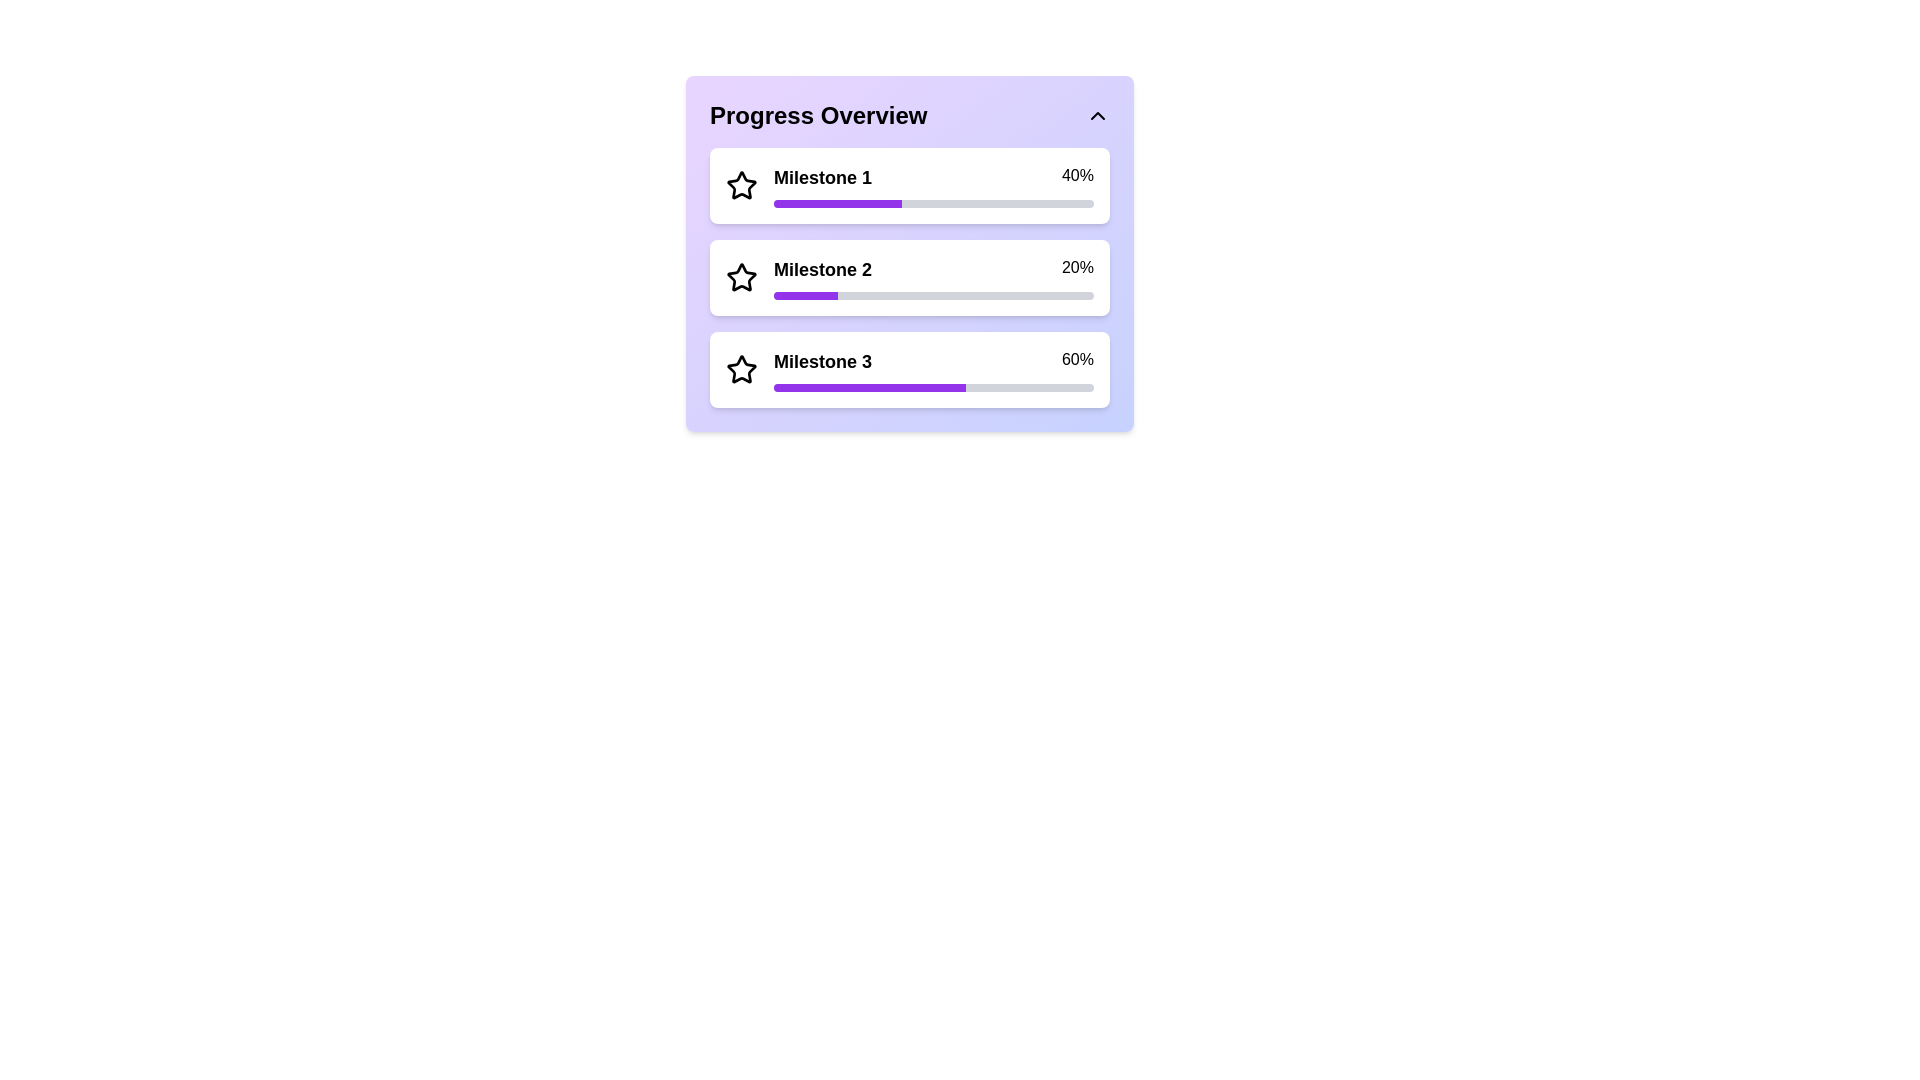 The image size is (1920, 1080). What do you see at coordinates (823, 270) in the screenshot?
I see `the bolded text label reading 'Milestone 2', which is part of a row with a star icon to its left and a percentage label ('20%') to its right` at bounding box center [823, 270].